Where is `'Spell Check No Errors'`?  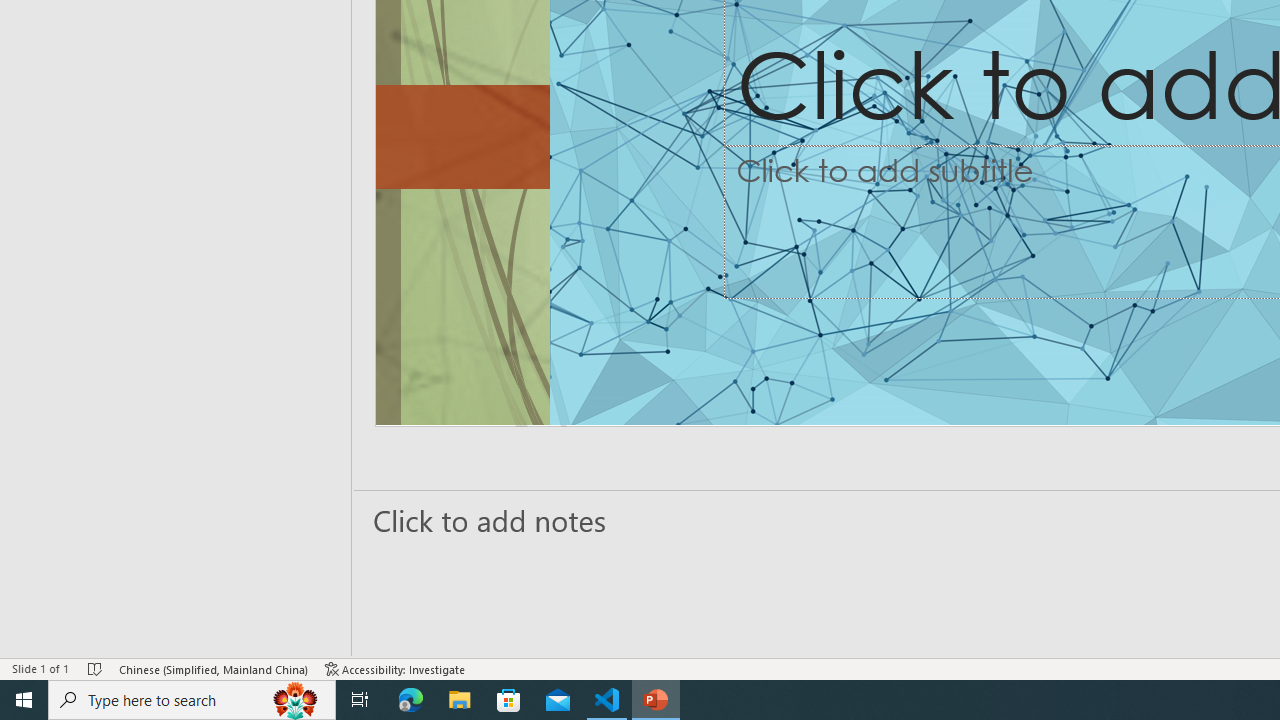 'Spell Check No Errors' is located at coordinates (95, 669).